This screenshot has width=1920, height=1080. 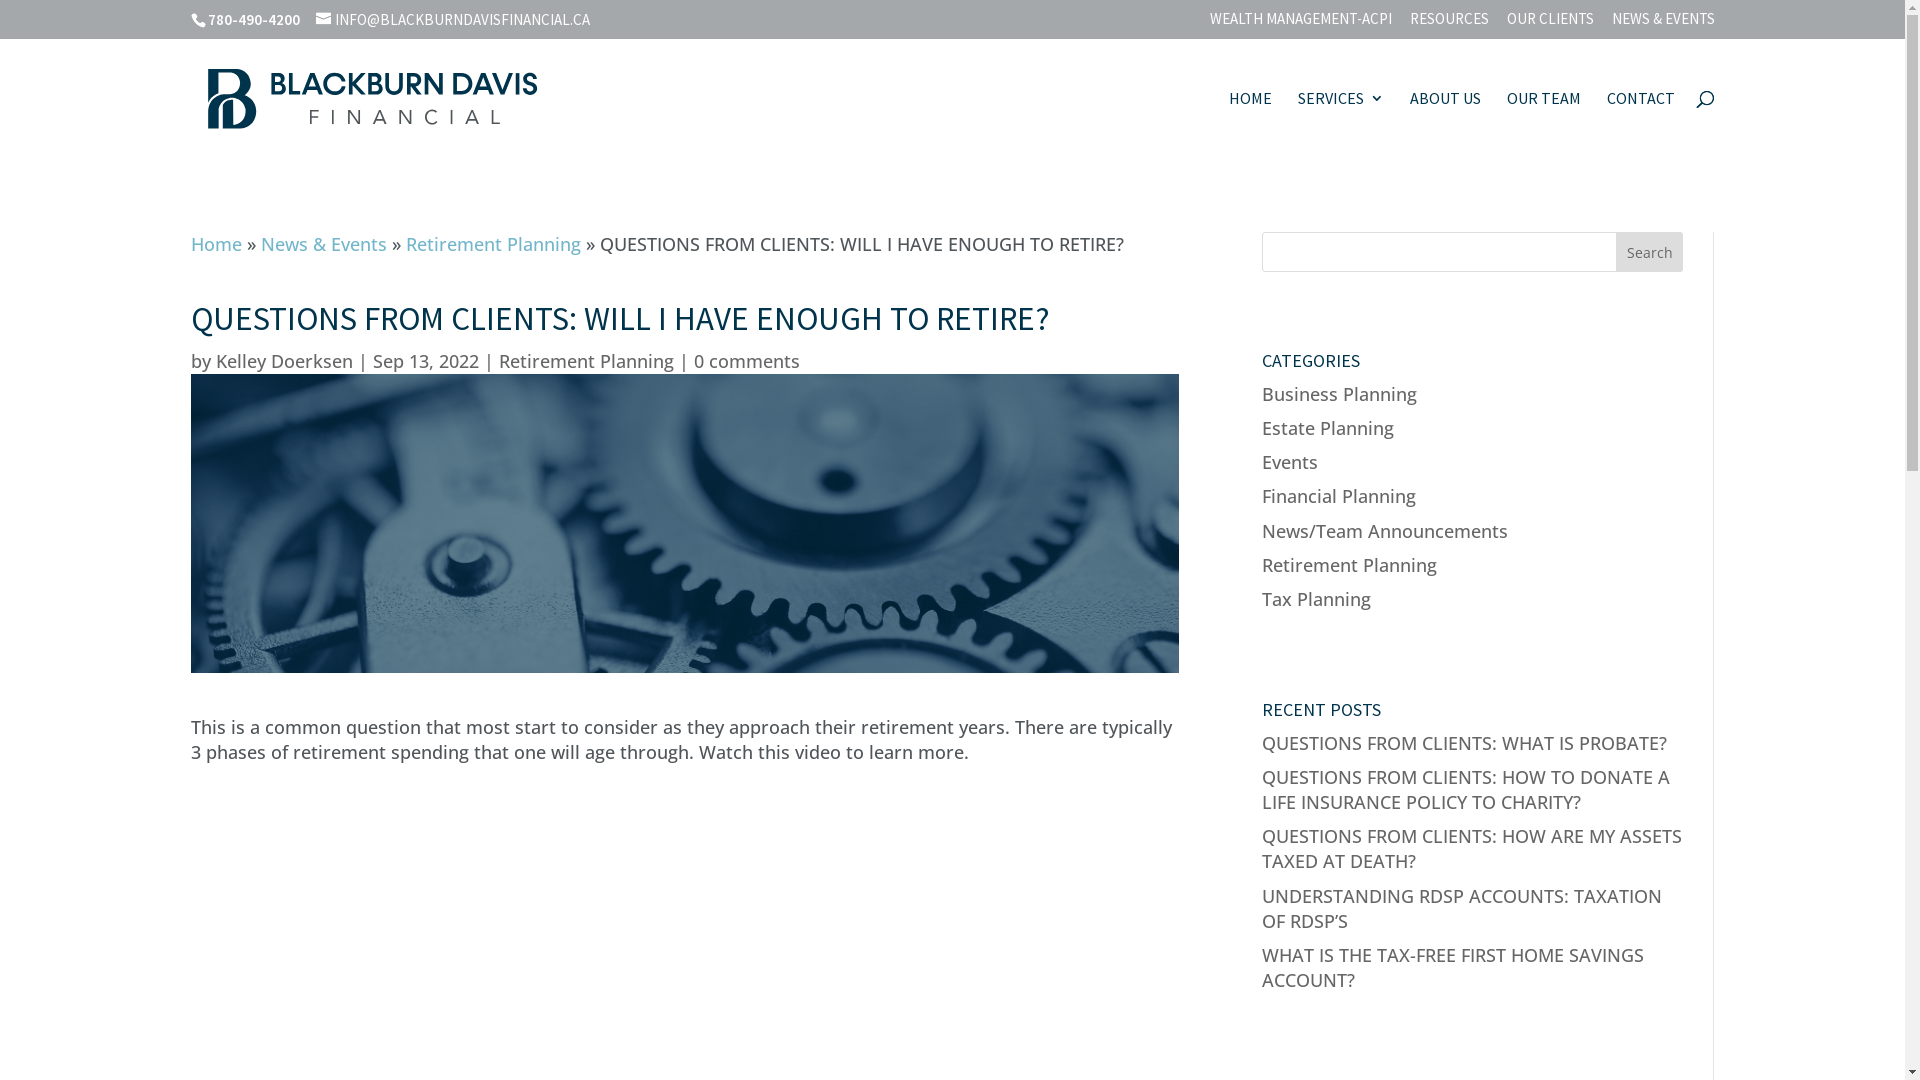 I want to click on 'News/Team Announcements', so click(x=1384, y=528).